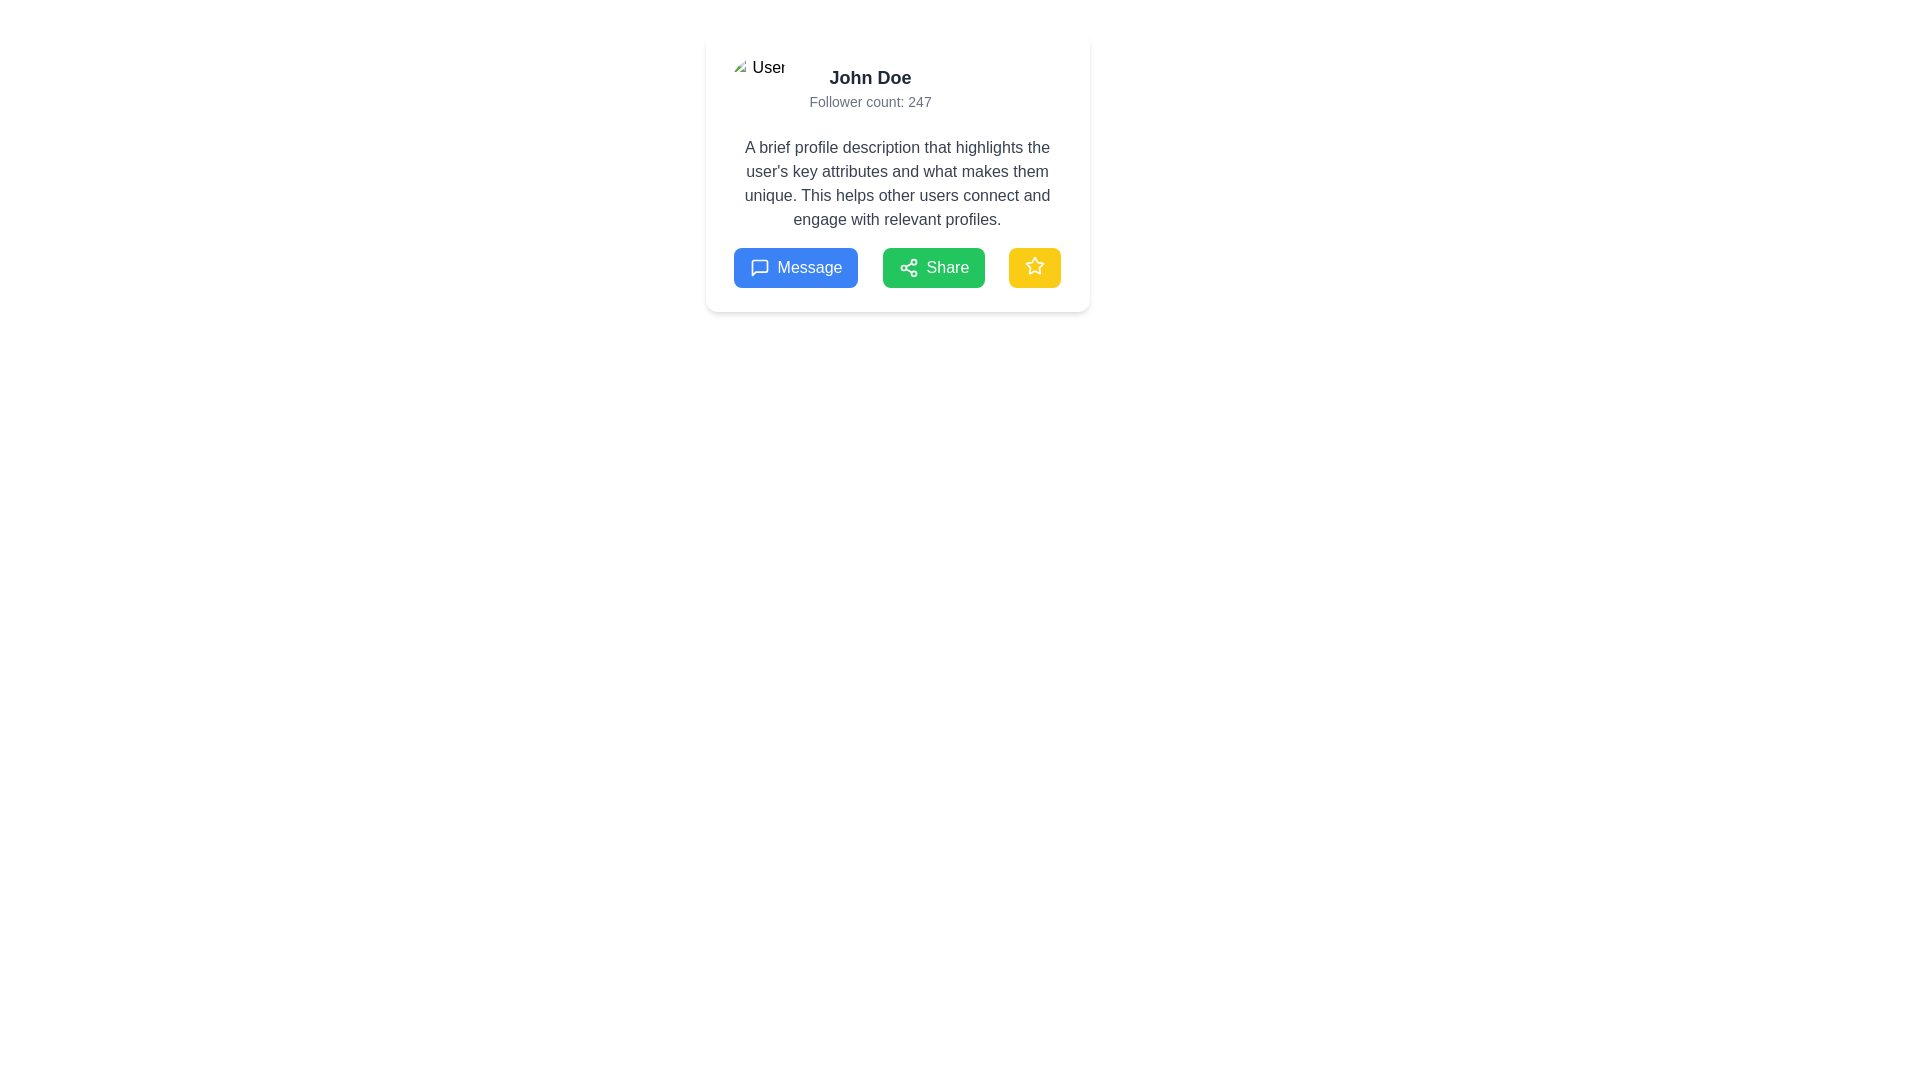 This screenshot has height=1080, width=1920. I want to click on the decorative icon representing favorites or rating, which is the central visual component of the third button in the group of three buttons at the bottom of the user profile card, so click(1035, 265).